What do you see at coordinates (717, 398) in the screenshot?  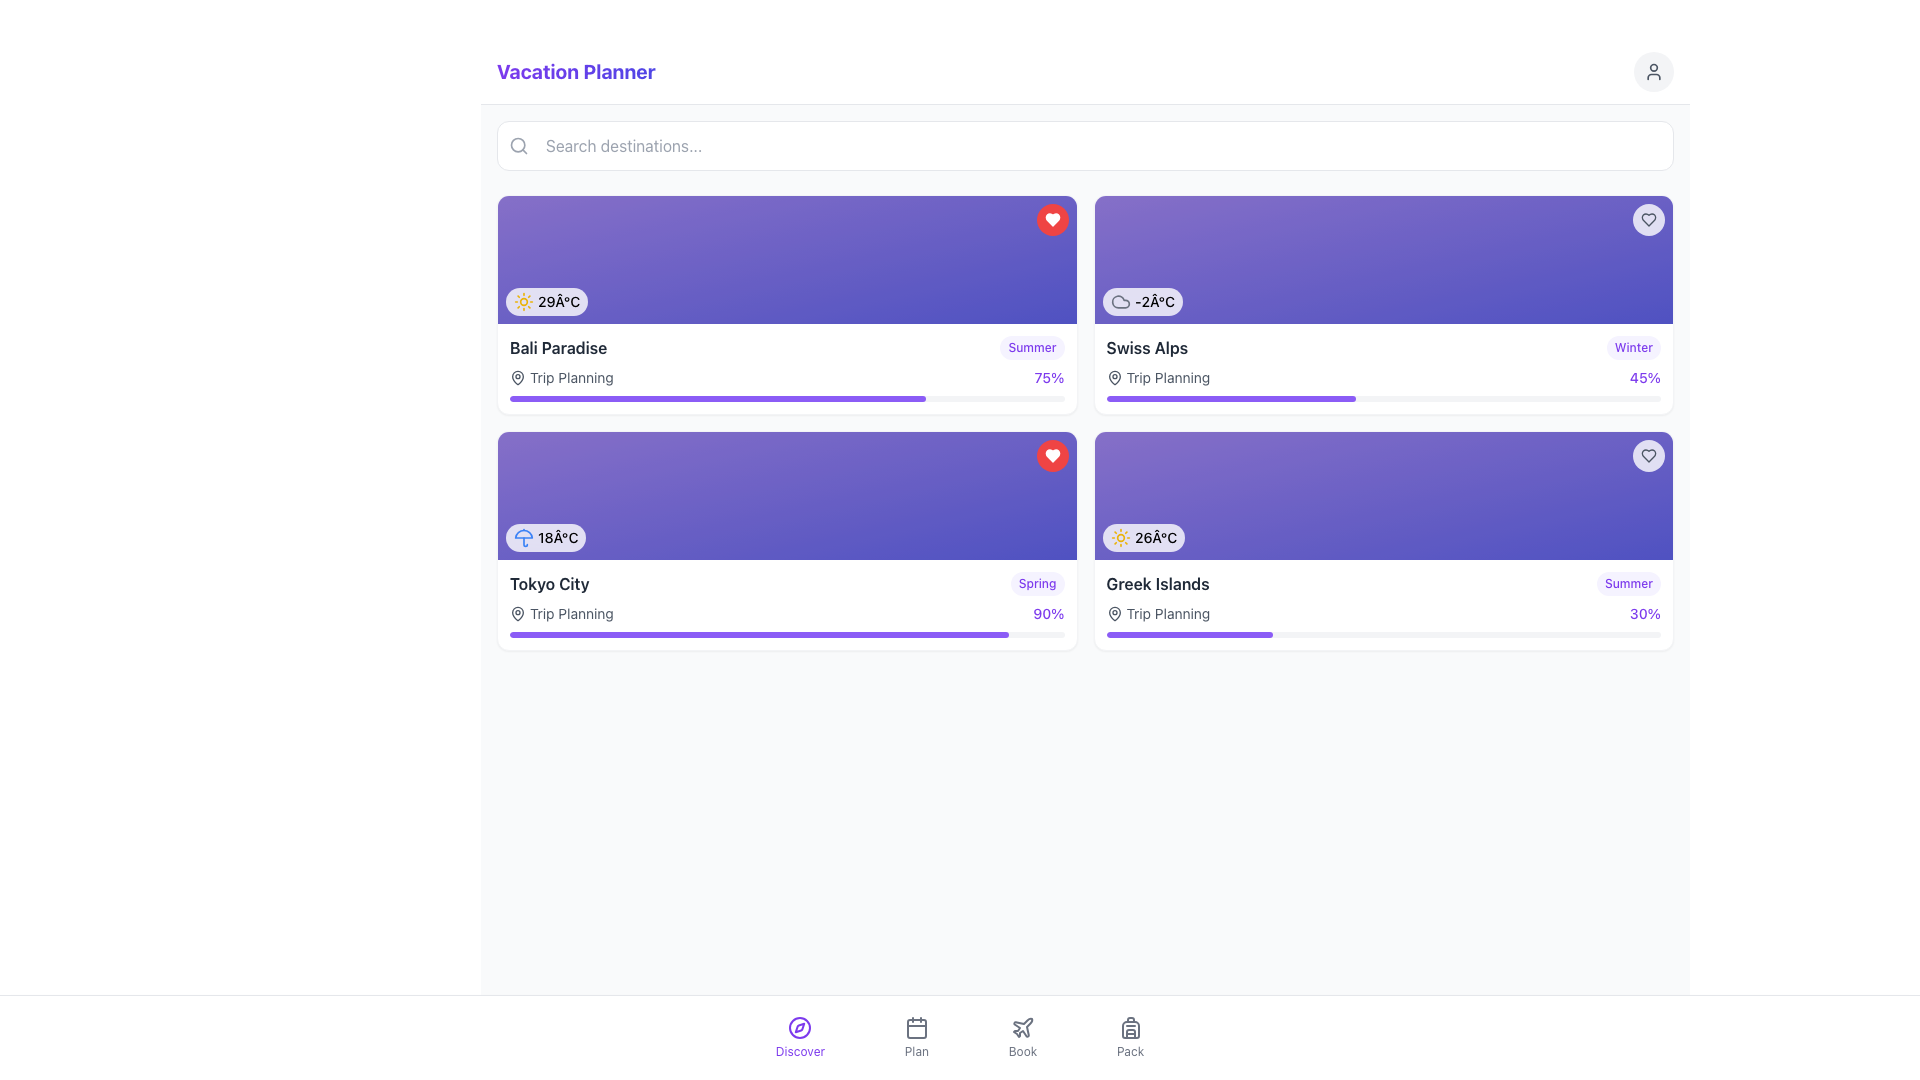 I see `the violet progress bar segment representing 75% completion located below the 'Bali Paradise' card in the top-left corner of the main content area` at bounding box center [717, 398].